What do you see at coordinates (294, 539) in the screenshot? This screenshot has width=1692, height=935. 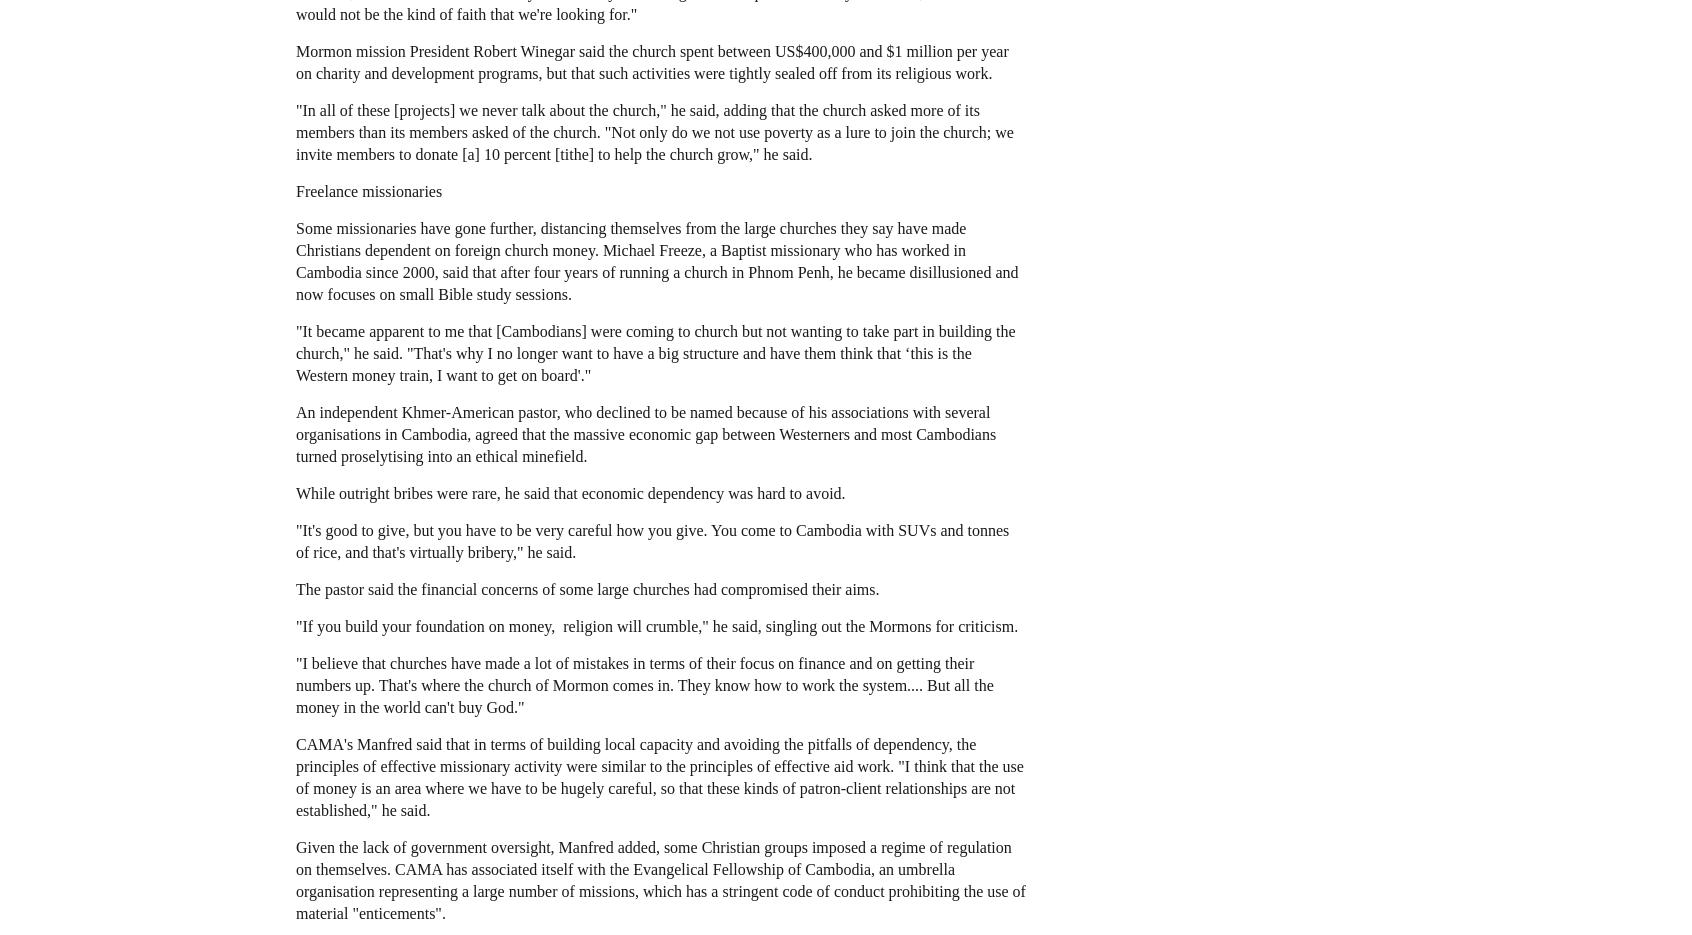 I see `'"It's good to give, but you have to be very careful how you give. You come to Cambodia with SUVs and tonnes of rice, and that's virtually bribery," he said.'` at bounding box center [294, 539].